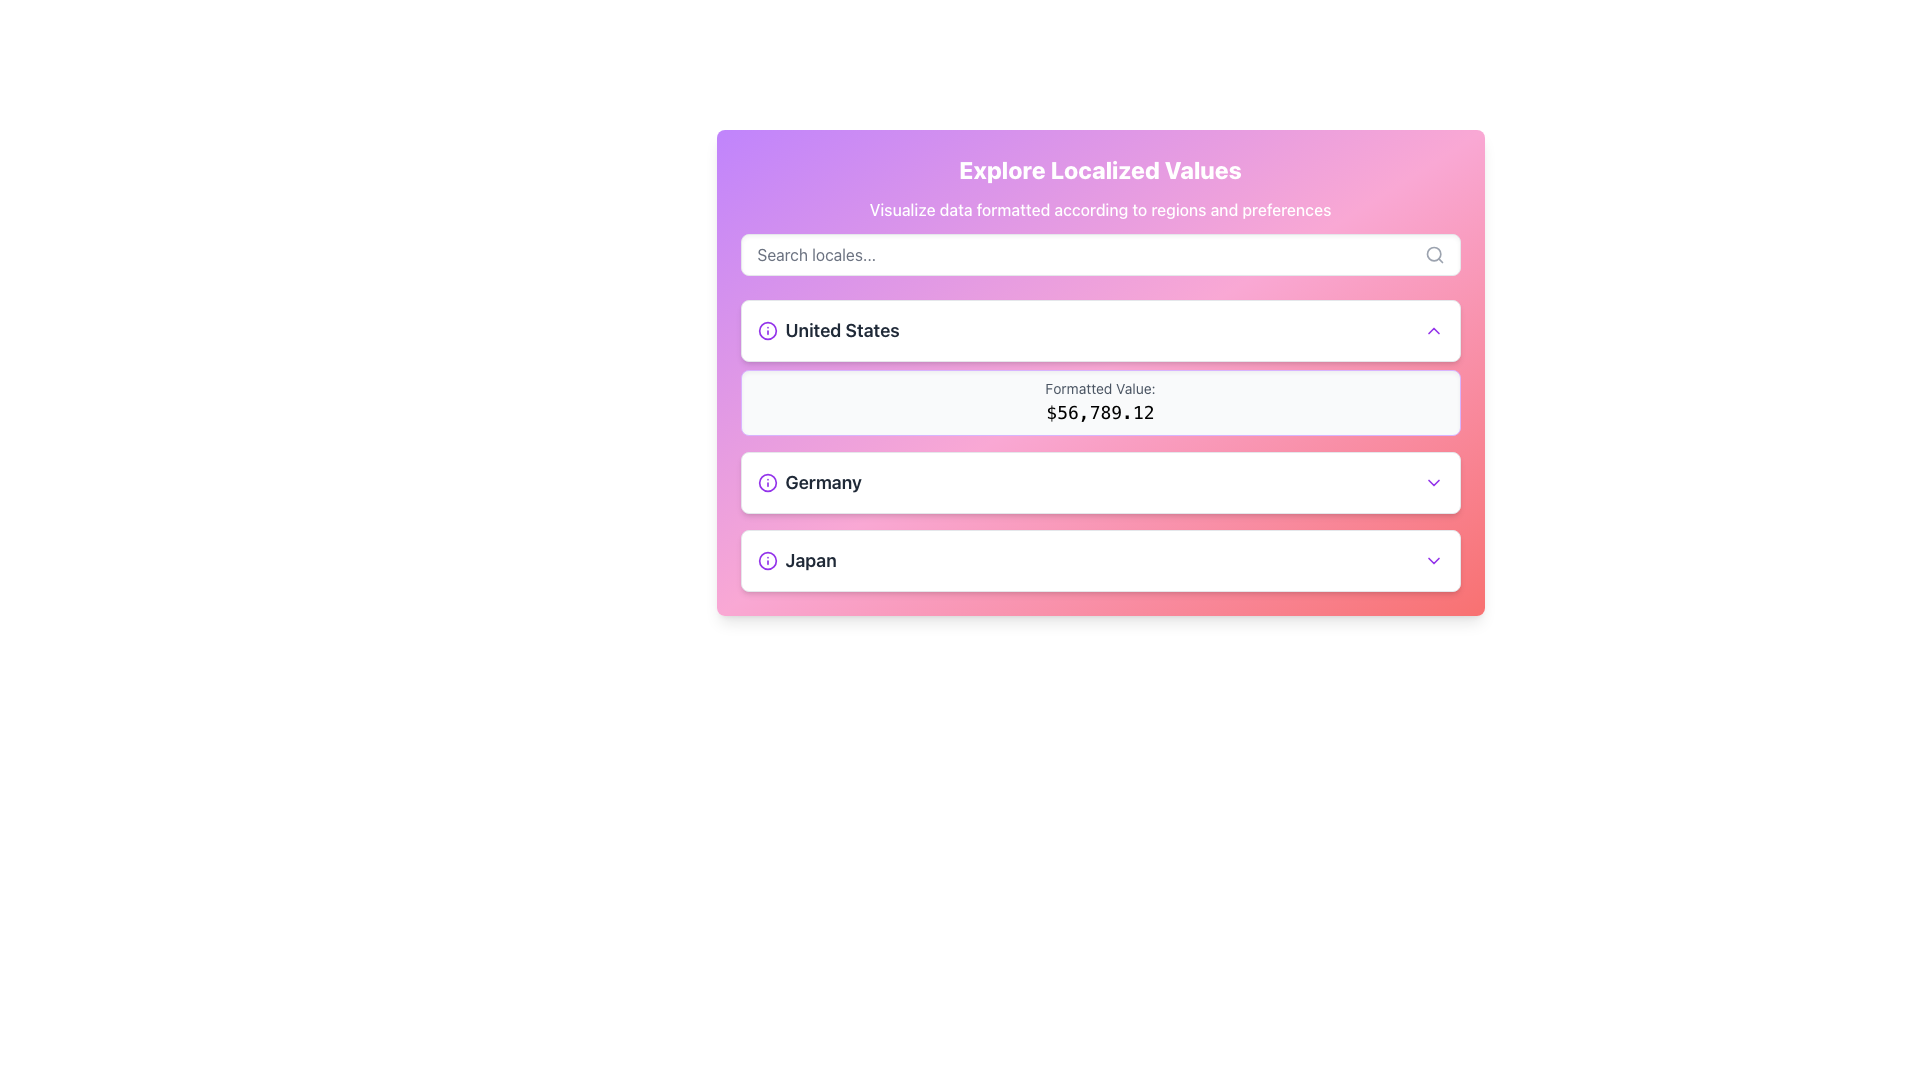  I want to click on the Text label for the United States, which is the first item in a vertical list of selectable locales, so click(828, 330).